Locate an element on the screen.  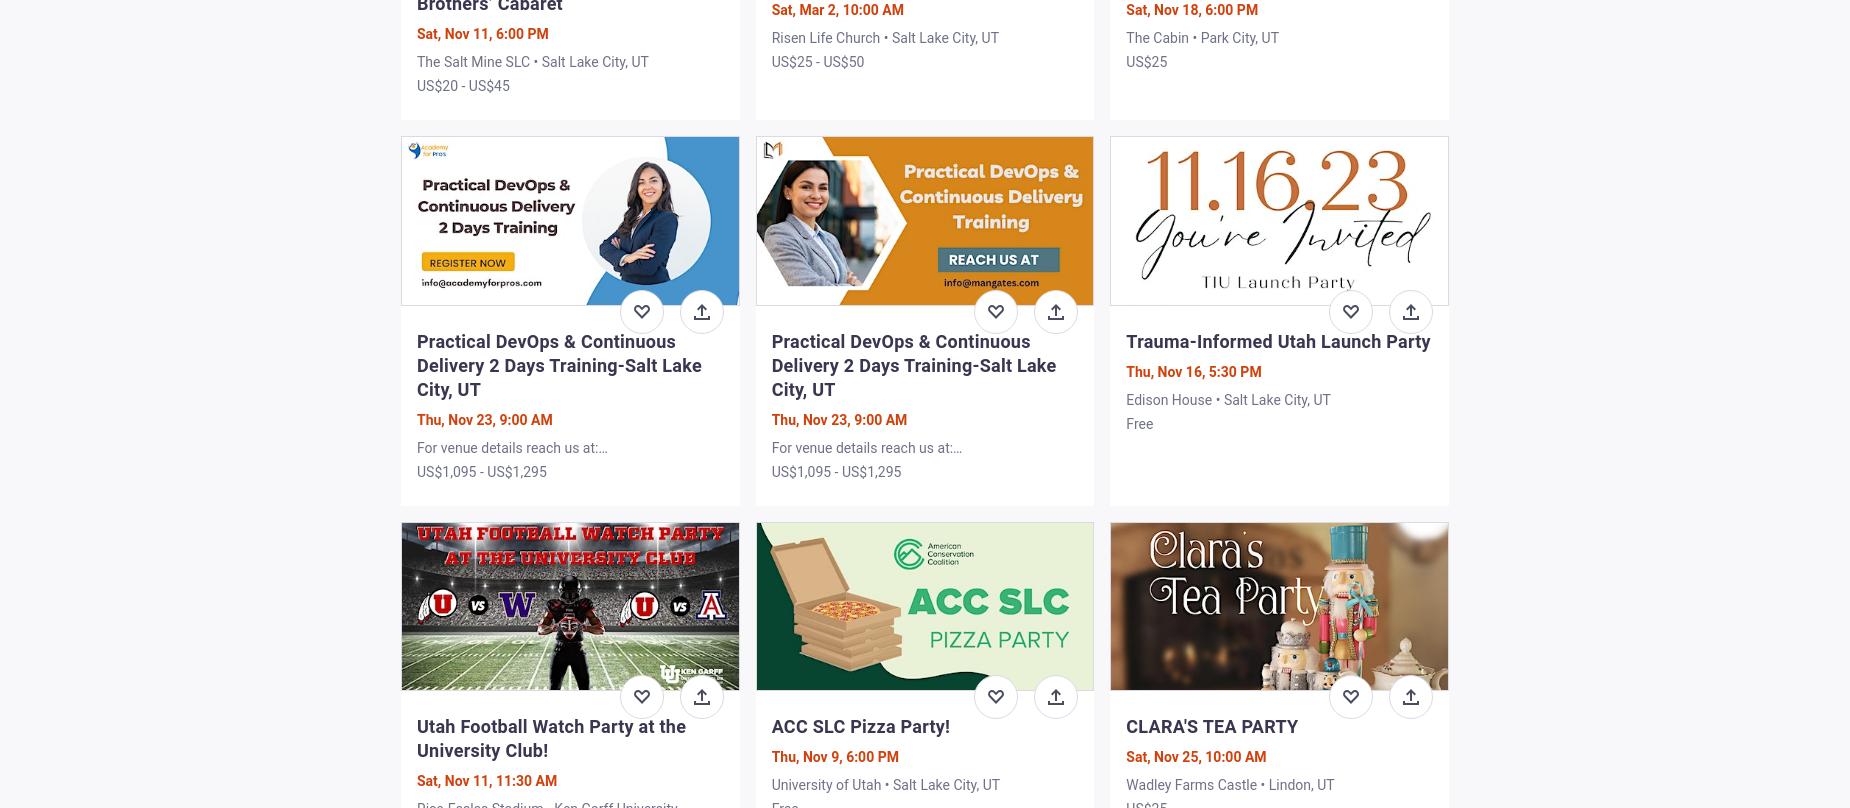
'Practical DevOps & Continuous Delivery 2 Days Training-Salt Lake City, UT' is located at coordinates (559, 363).